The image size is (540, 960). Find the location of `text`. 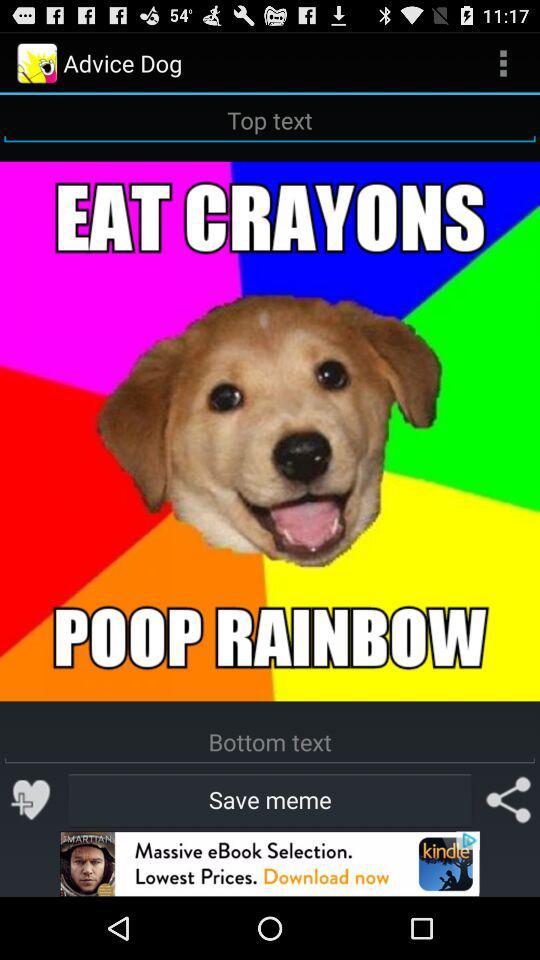

text is located at coordinates (270, 120).